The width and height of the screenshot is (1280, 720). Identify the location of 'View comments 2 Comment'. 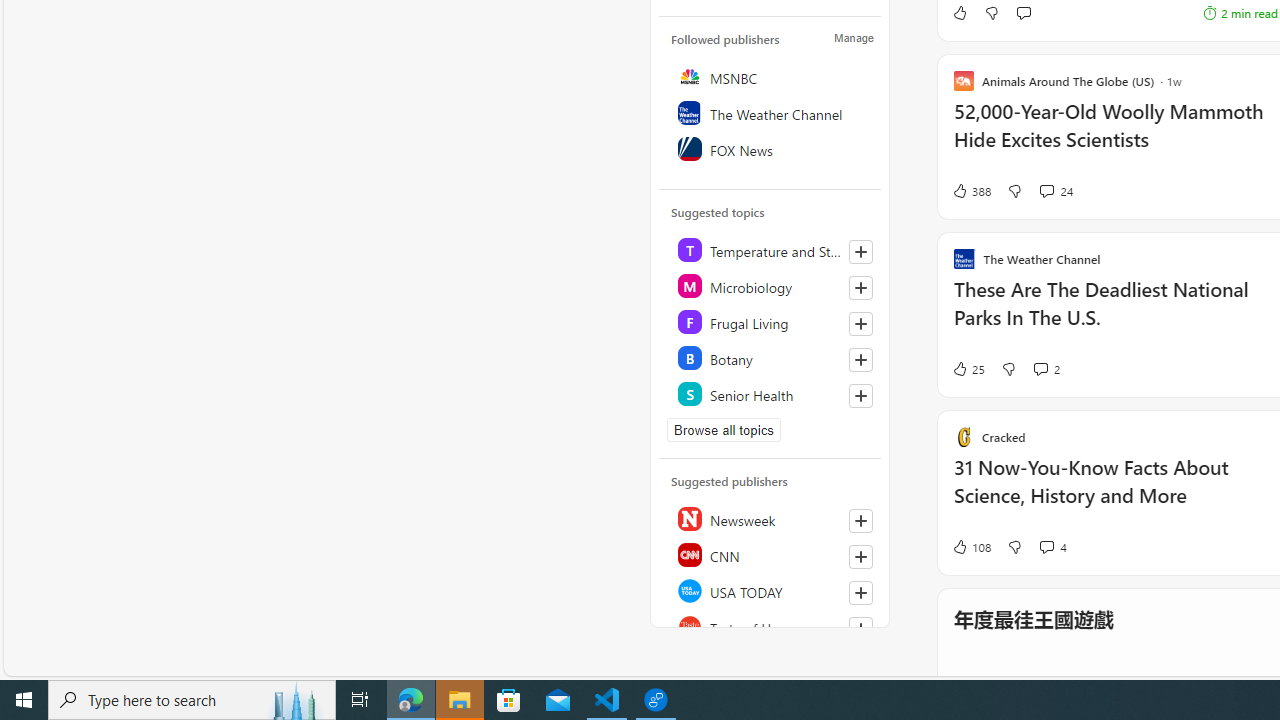
(1040, 368).